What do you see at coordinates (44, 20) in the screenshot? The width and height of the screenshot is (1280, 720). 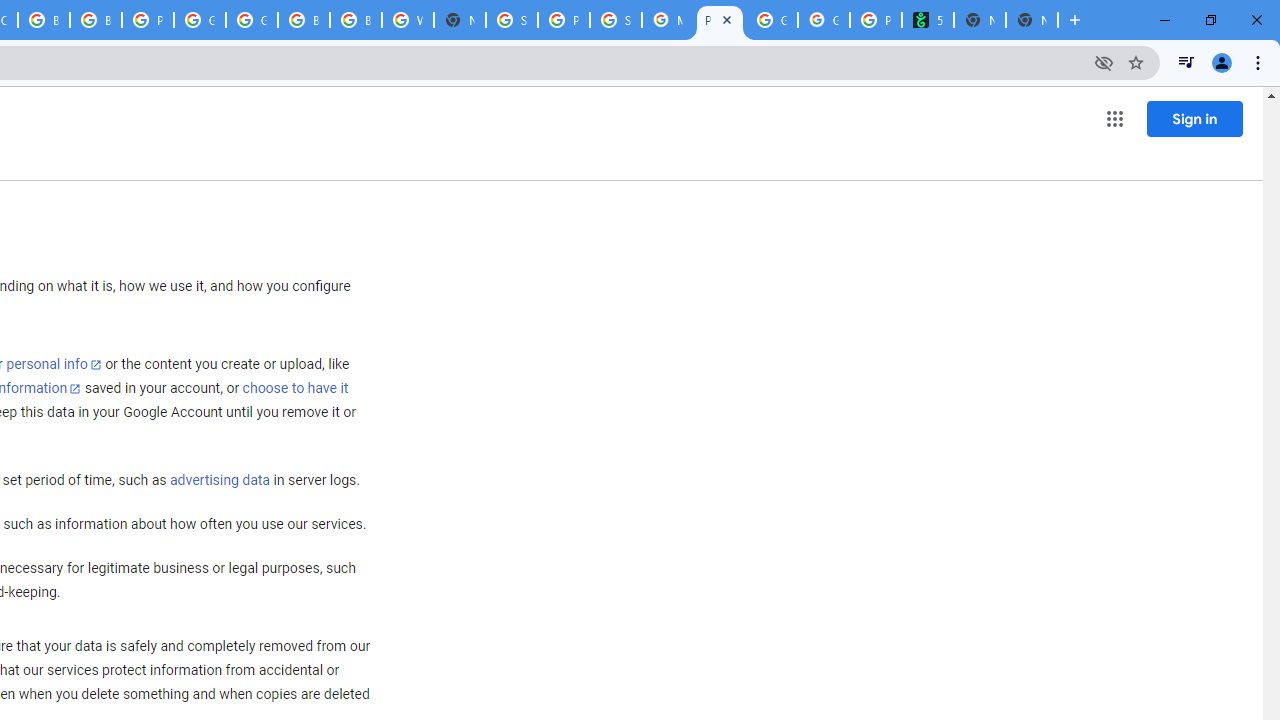 I see `'Browse Chrome as a guest - Computer - Google Chrome Help'` at bounding box center [44, 20].